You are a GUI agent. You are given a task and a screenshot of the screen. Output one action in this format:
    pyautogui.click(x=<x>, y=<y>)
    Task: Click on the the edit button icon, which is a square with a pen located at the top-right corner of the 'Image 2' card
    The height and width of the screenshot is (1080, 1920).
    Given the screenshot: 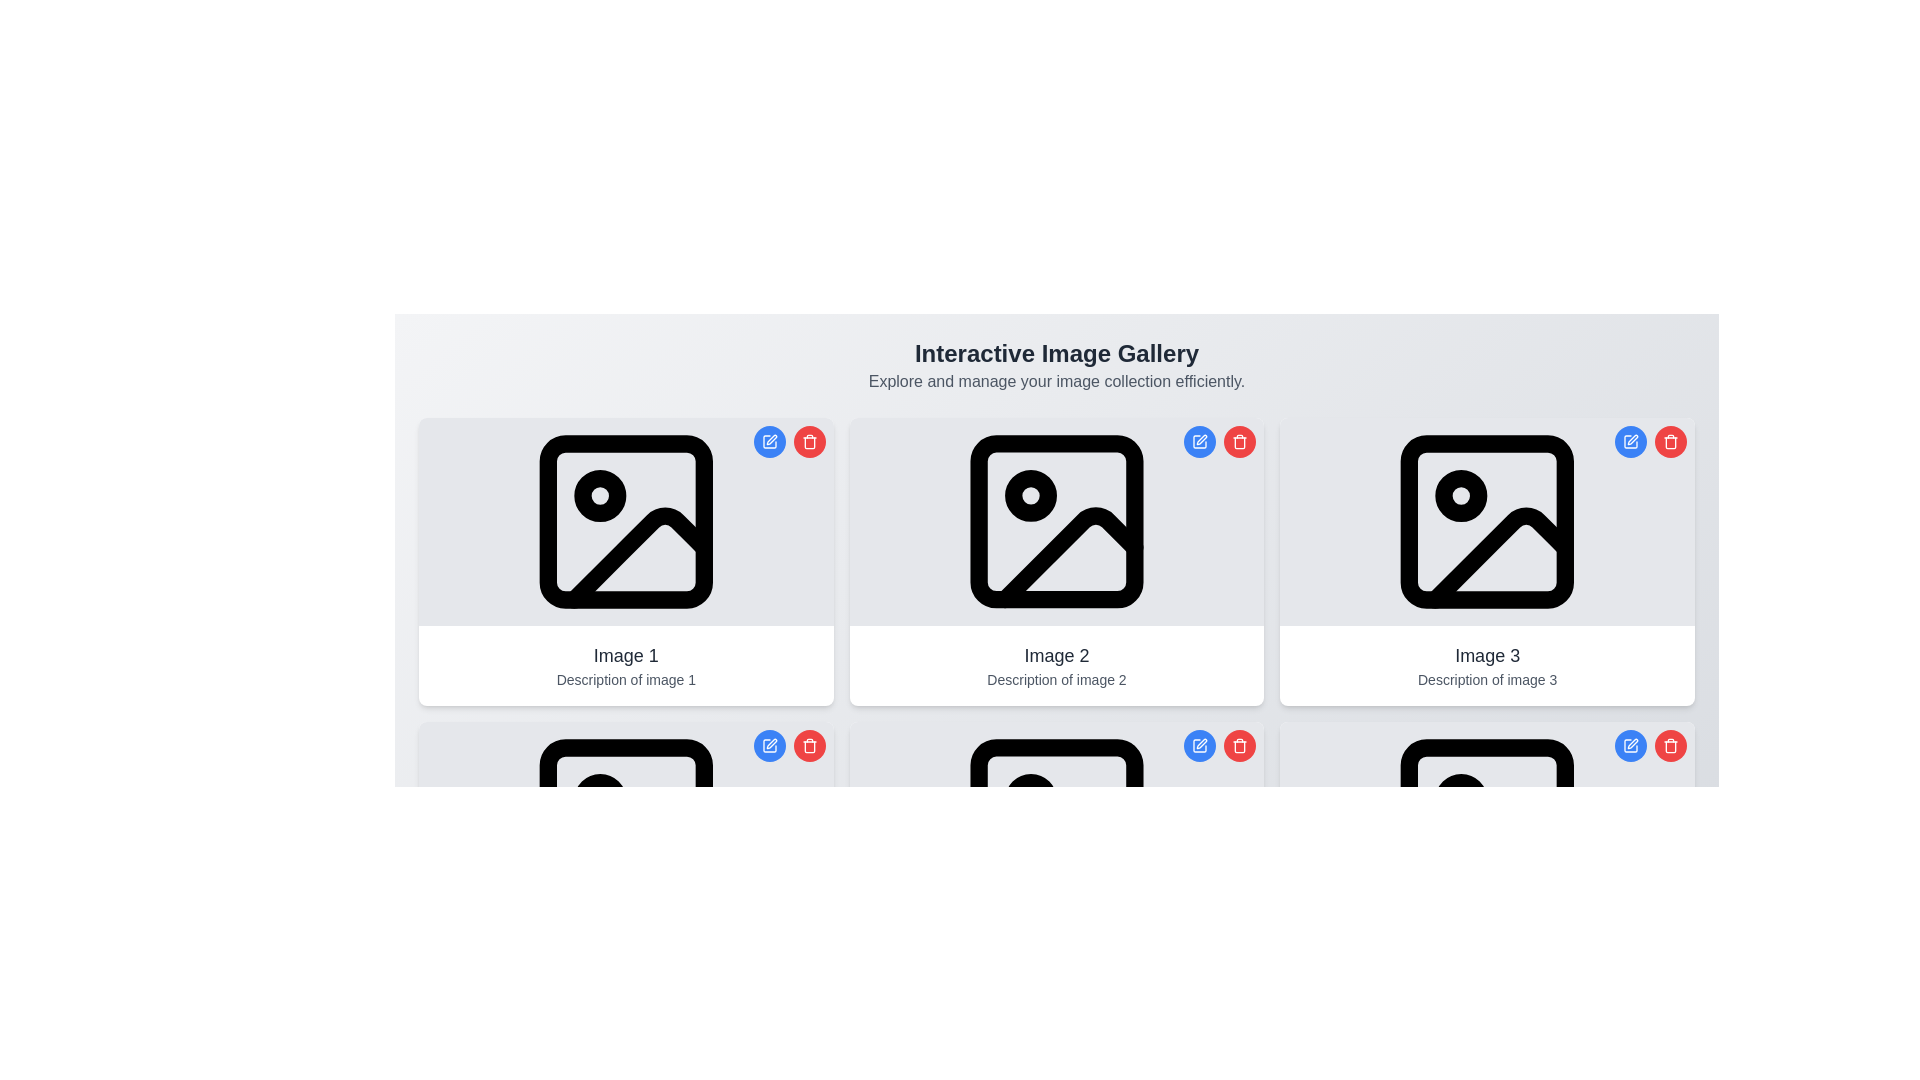 What is the action you would take?
    pyautogui.click(x=1200, y=441)
    